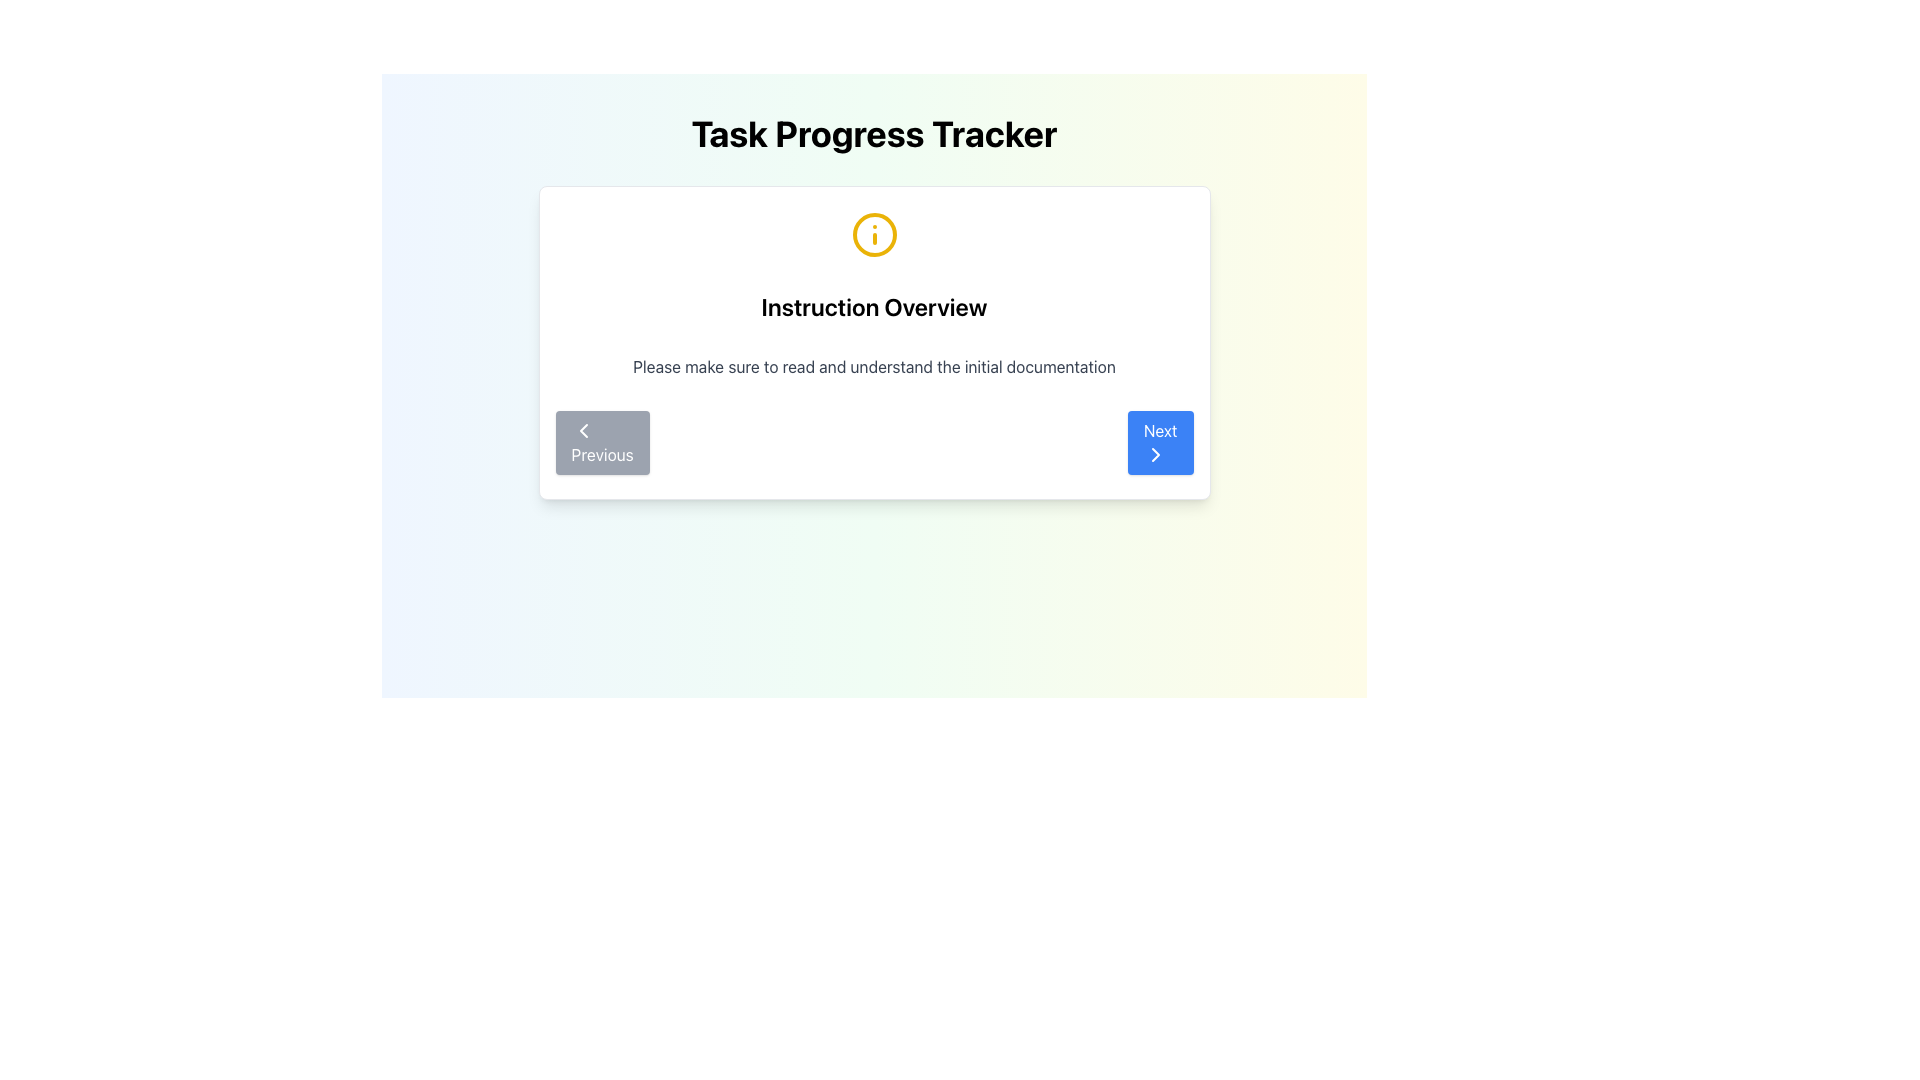 The height and width of the screenshot is (1080, 1920). What do you see at coordinates (582, 430) in the screenshot?
I see `the 'Previous' button icon, which visually indicates its function to navigate to the previous content or step, located on the left side of the dialog box at the bottom` at bounding box center [582, 430].